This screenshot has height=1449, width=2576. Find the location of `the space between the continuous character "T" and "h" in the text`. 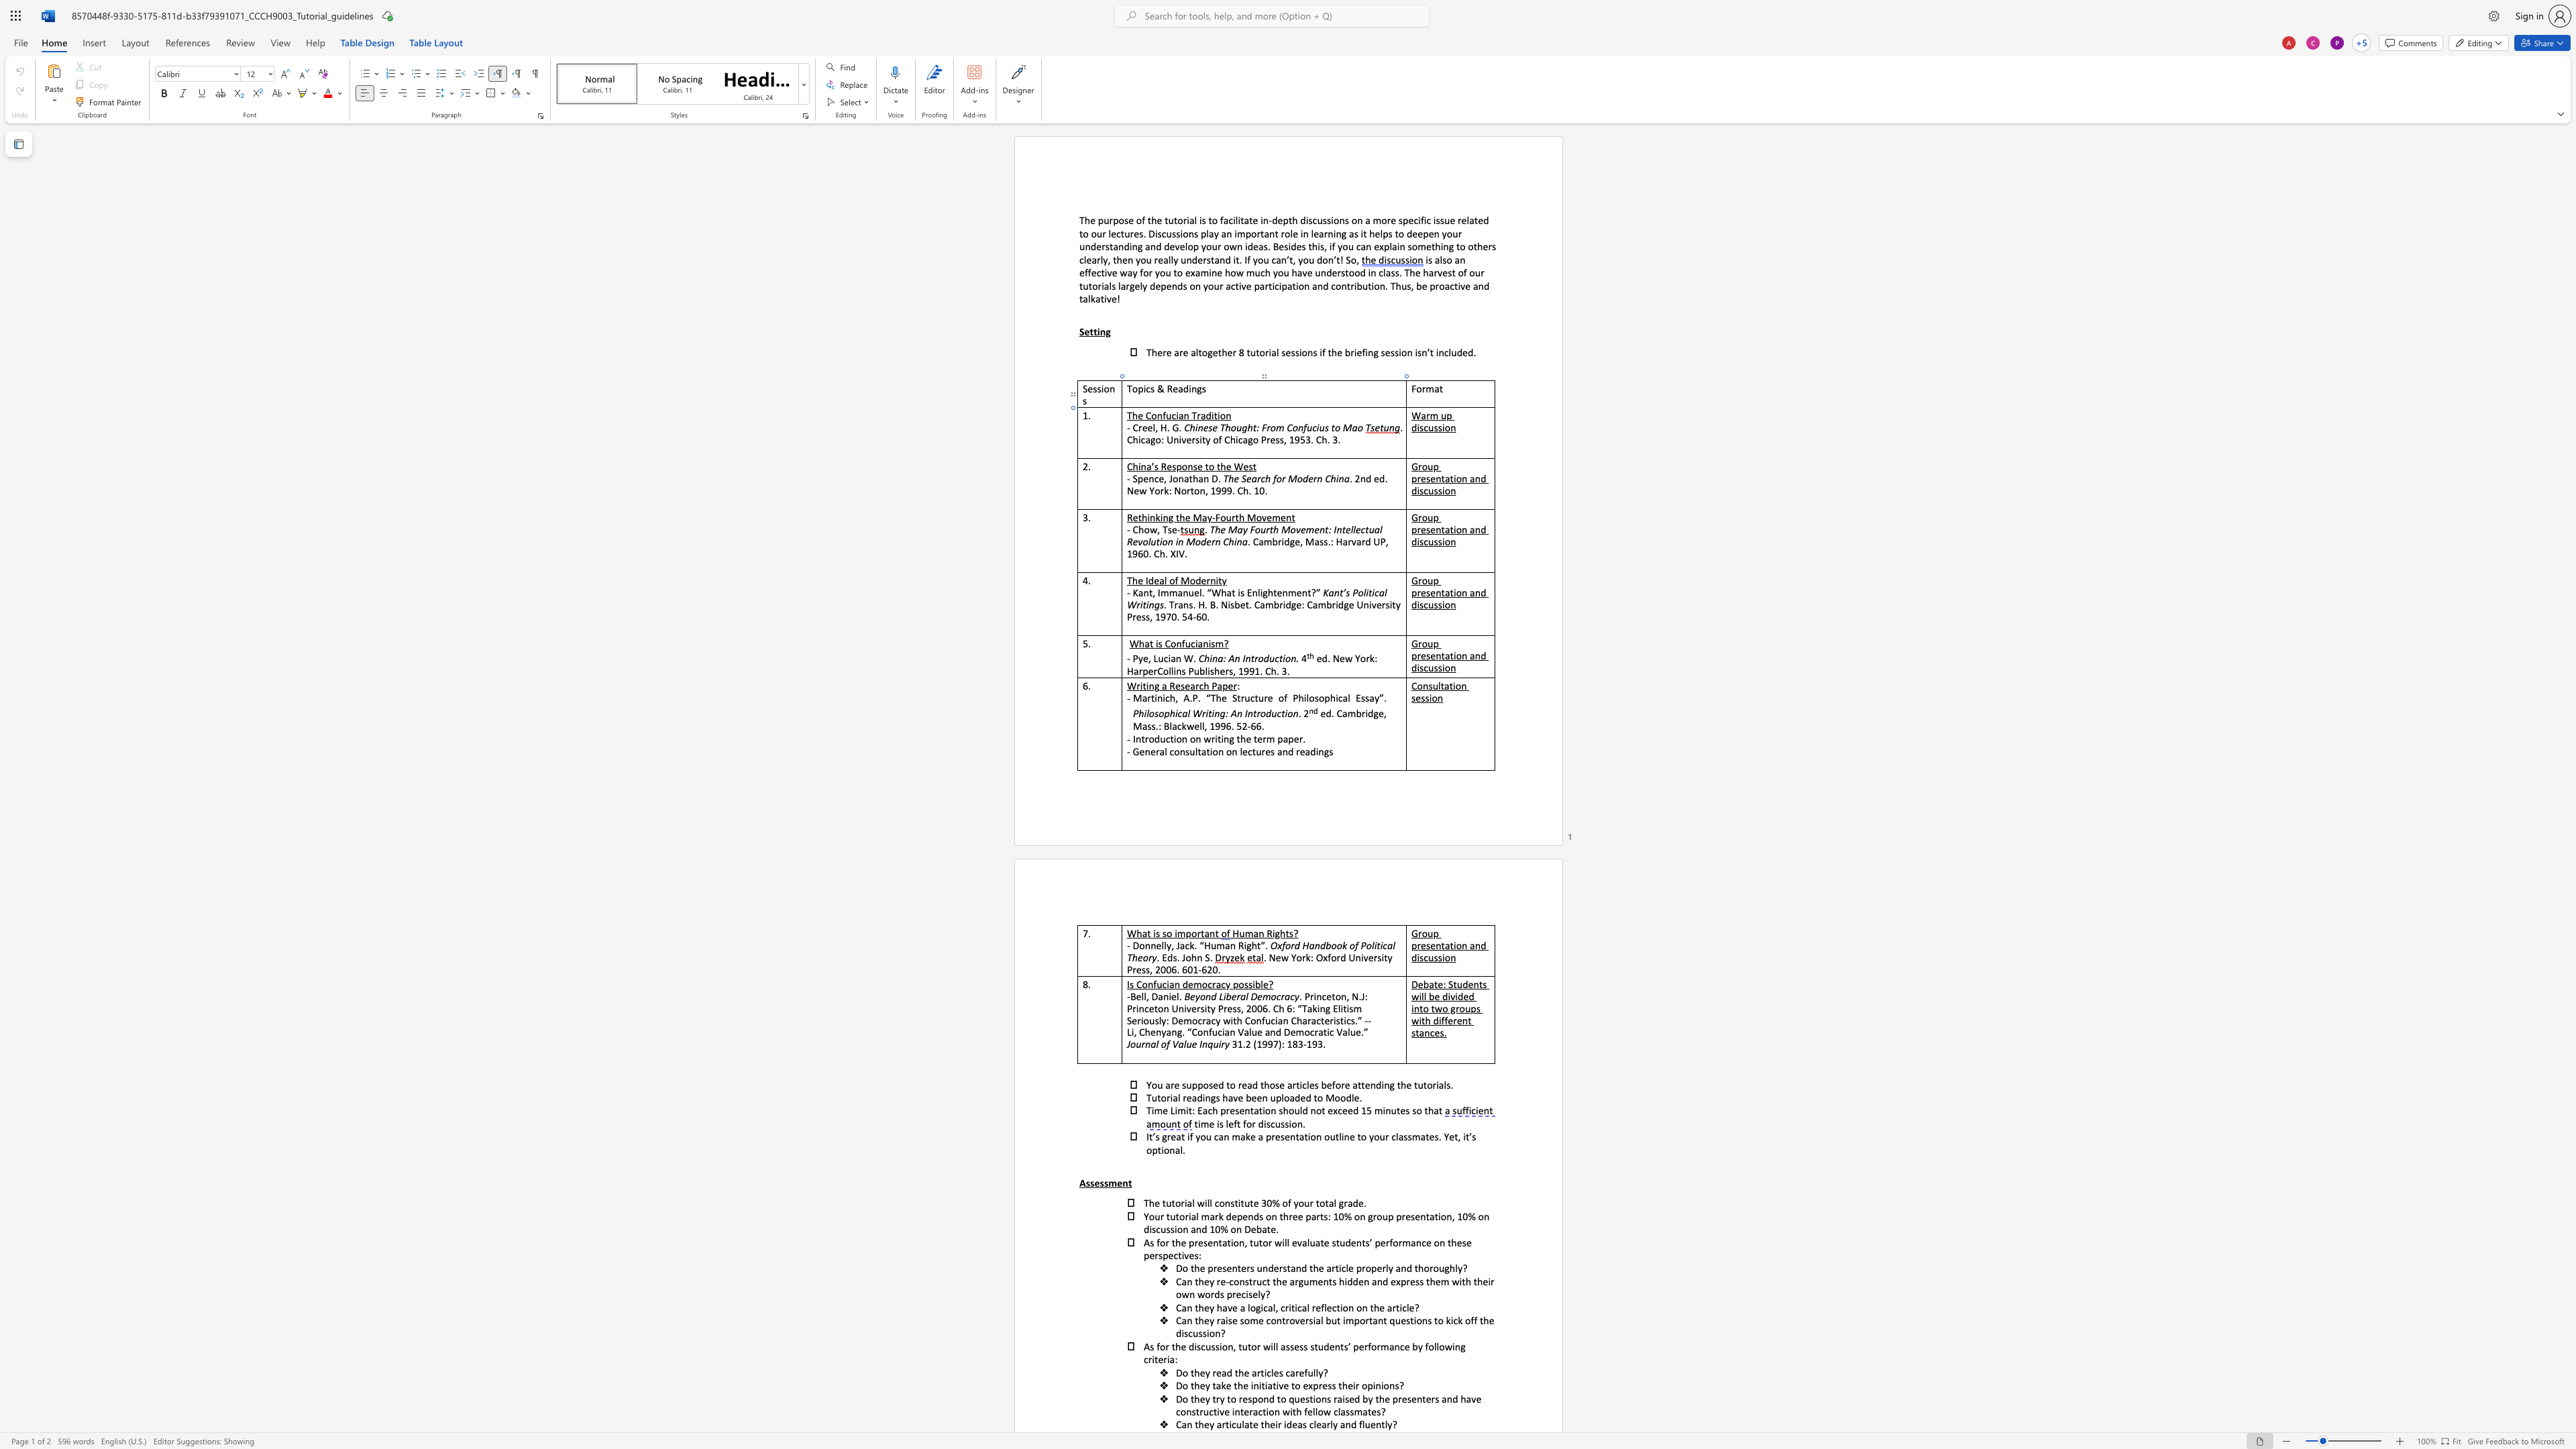

the space between the continuous character "T" and "h" in the text is located at coordinates (1228, 478).